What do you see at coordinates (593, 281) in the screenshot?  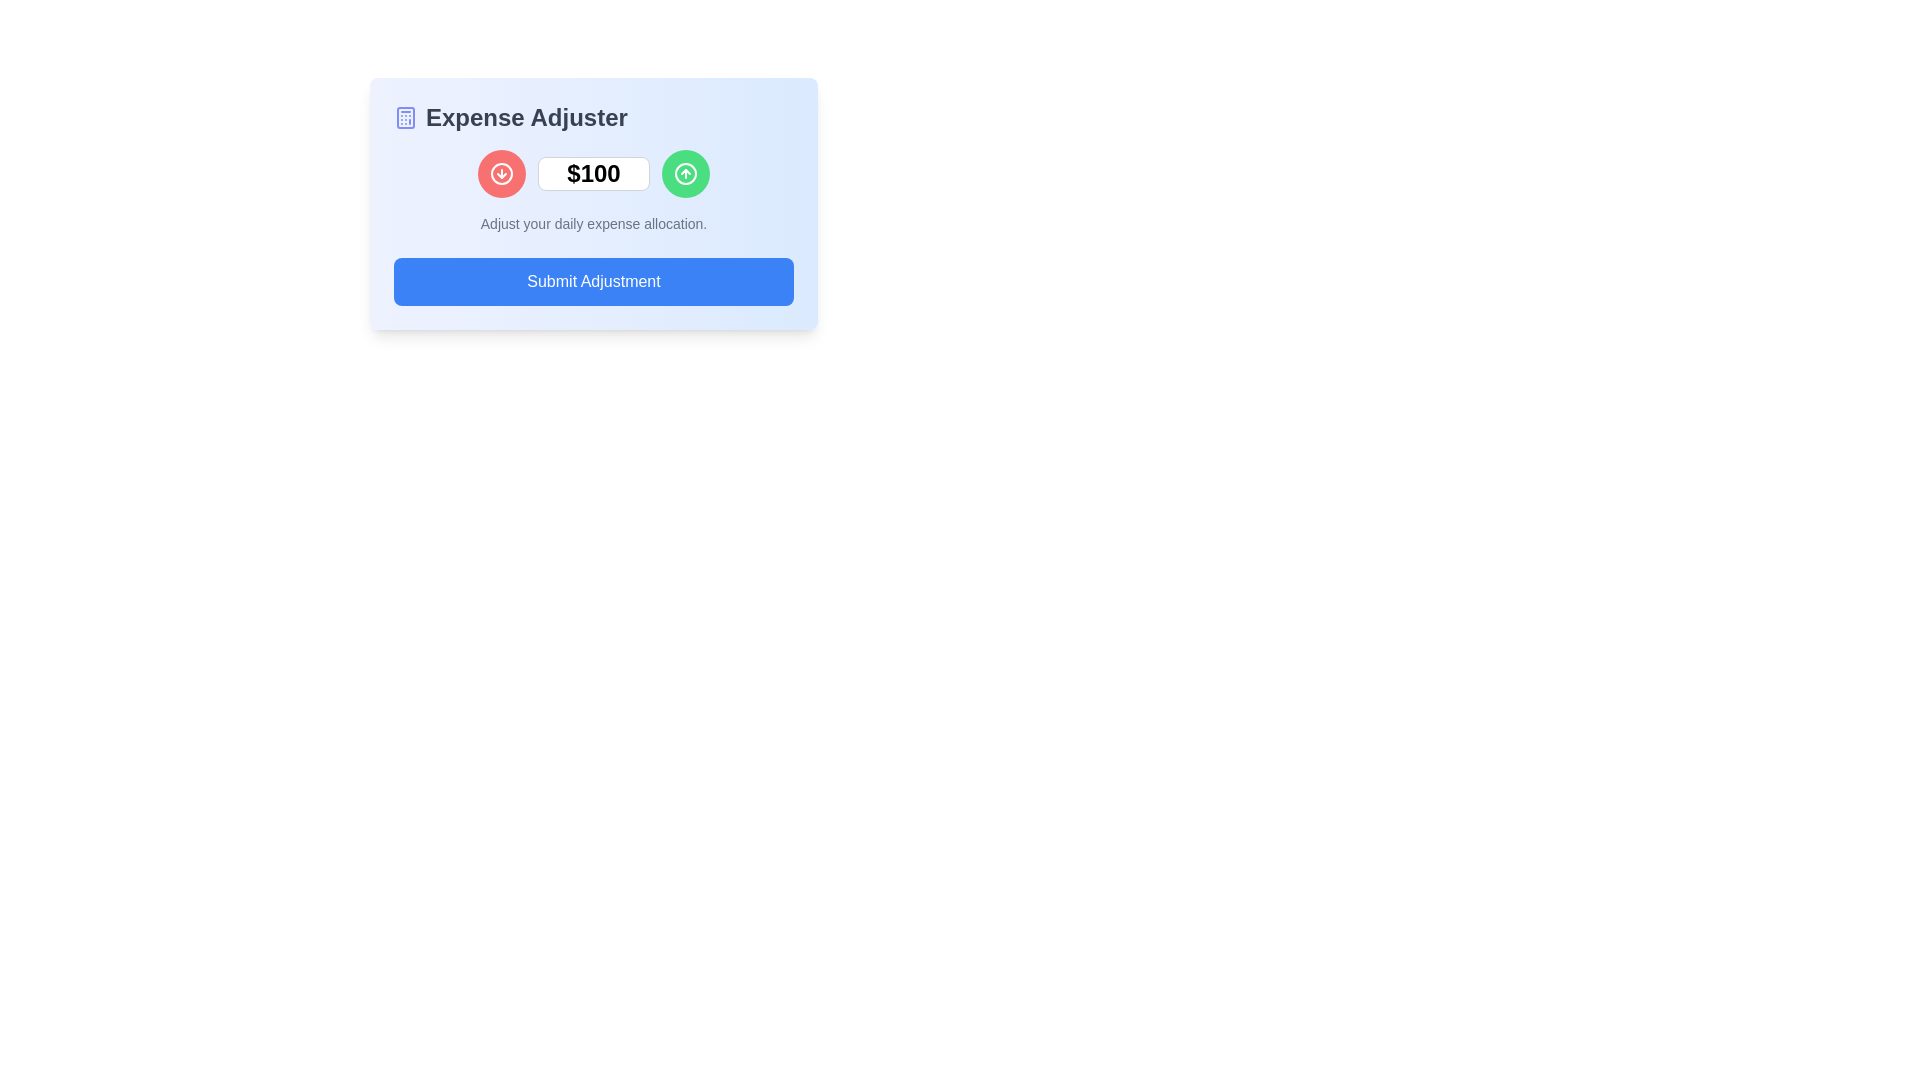 I see `the submit button located at the bottom of the 'Expense Adjuster' section` at bounding box center [593, 281].